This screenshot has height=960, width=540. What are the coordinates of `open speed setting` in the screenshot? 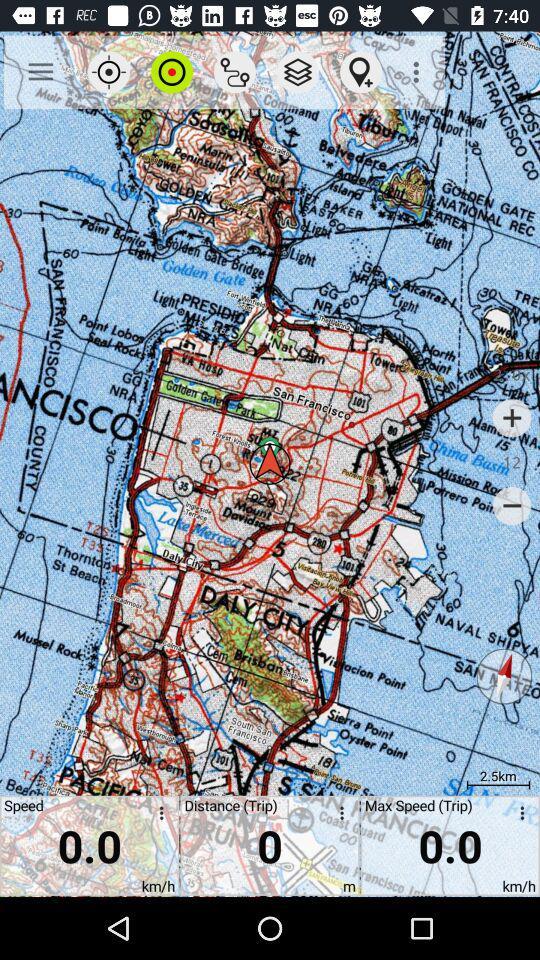 It's located at (157, 816).